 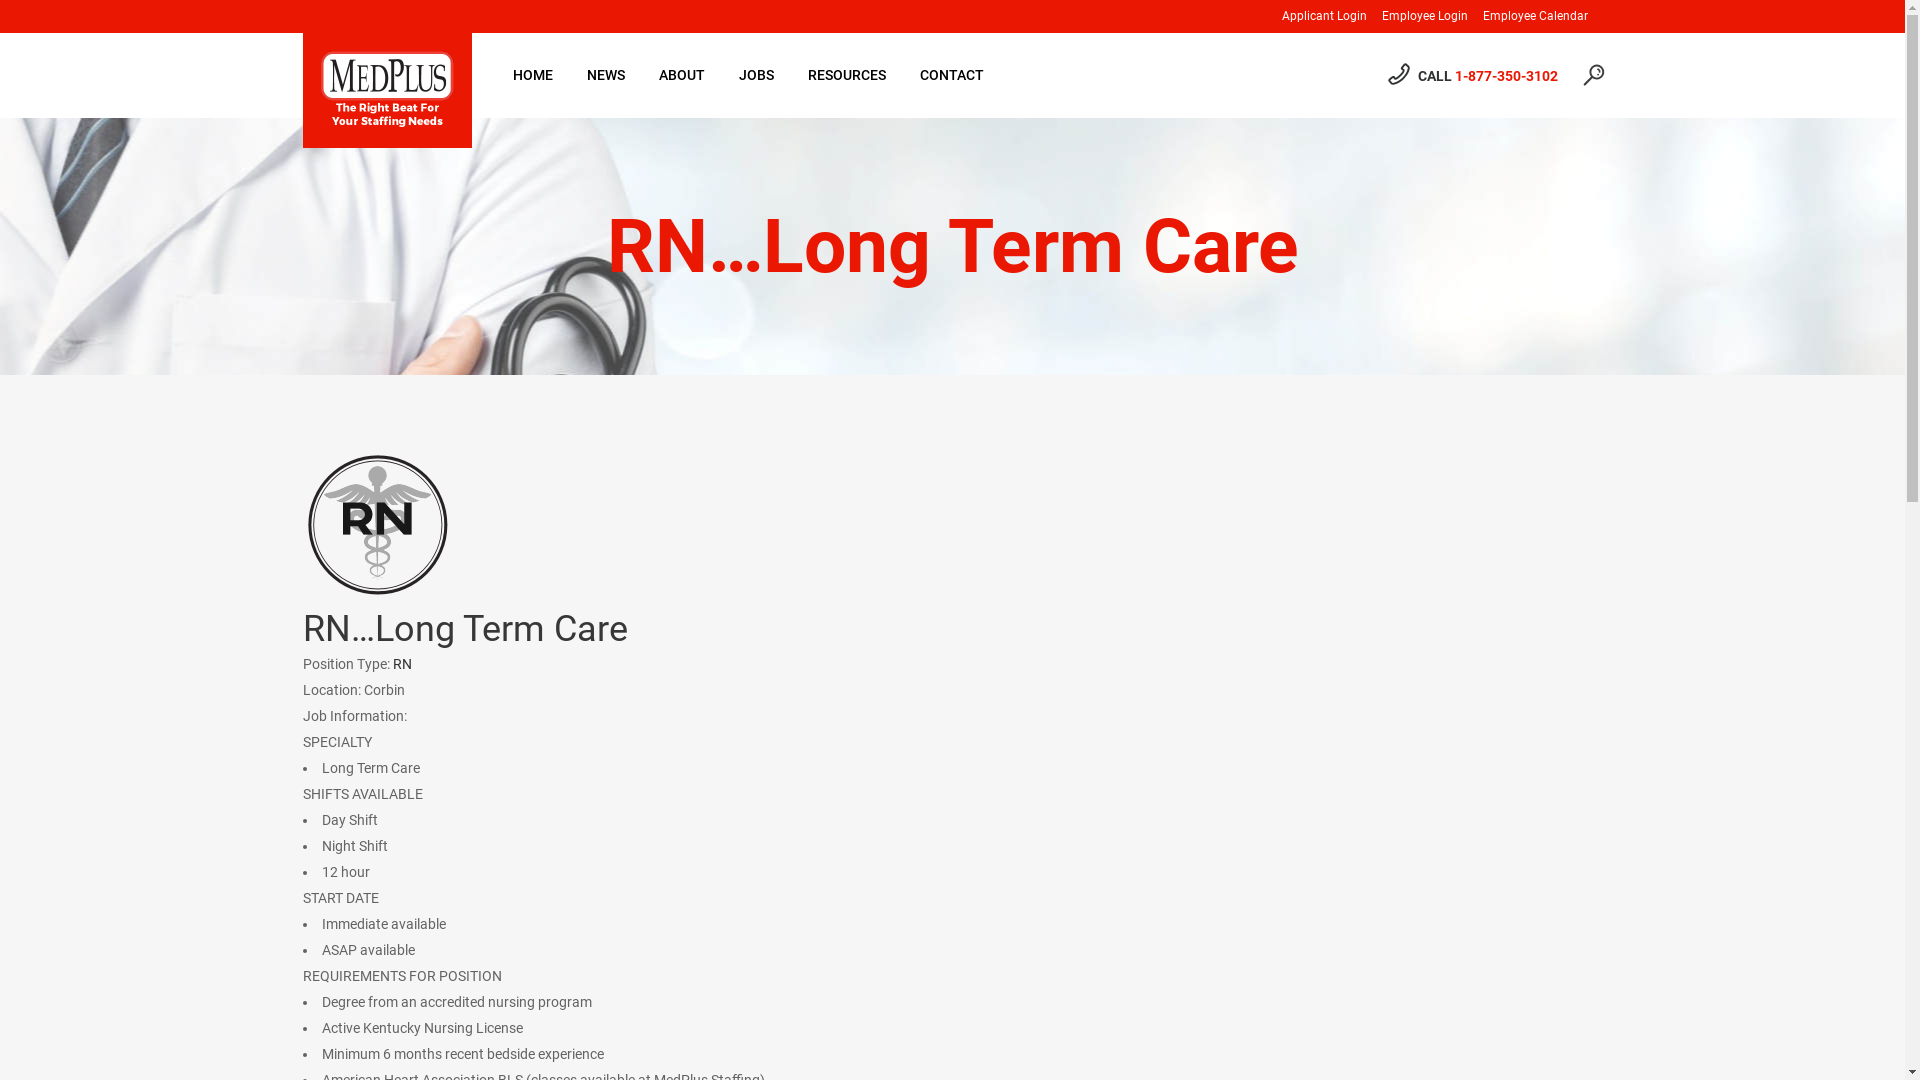 I want to click on 'ABOUT', so click(x=681, y=74).